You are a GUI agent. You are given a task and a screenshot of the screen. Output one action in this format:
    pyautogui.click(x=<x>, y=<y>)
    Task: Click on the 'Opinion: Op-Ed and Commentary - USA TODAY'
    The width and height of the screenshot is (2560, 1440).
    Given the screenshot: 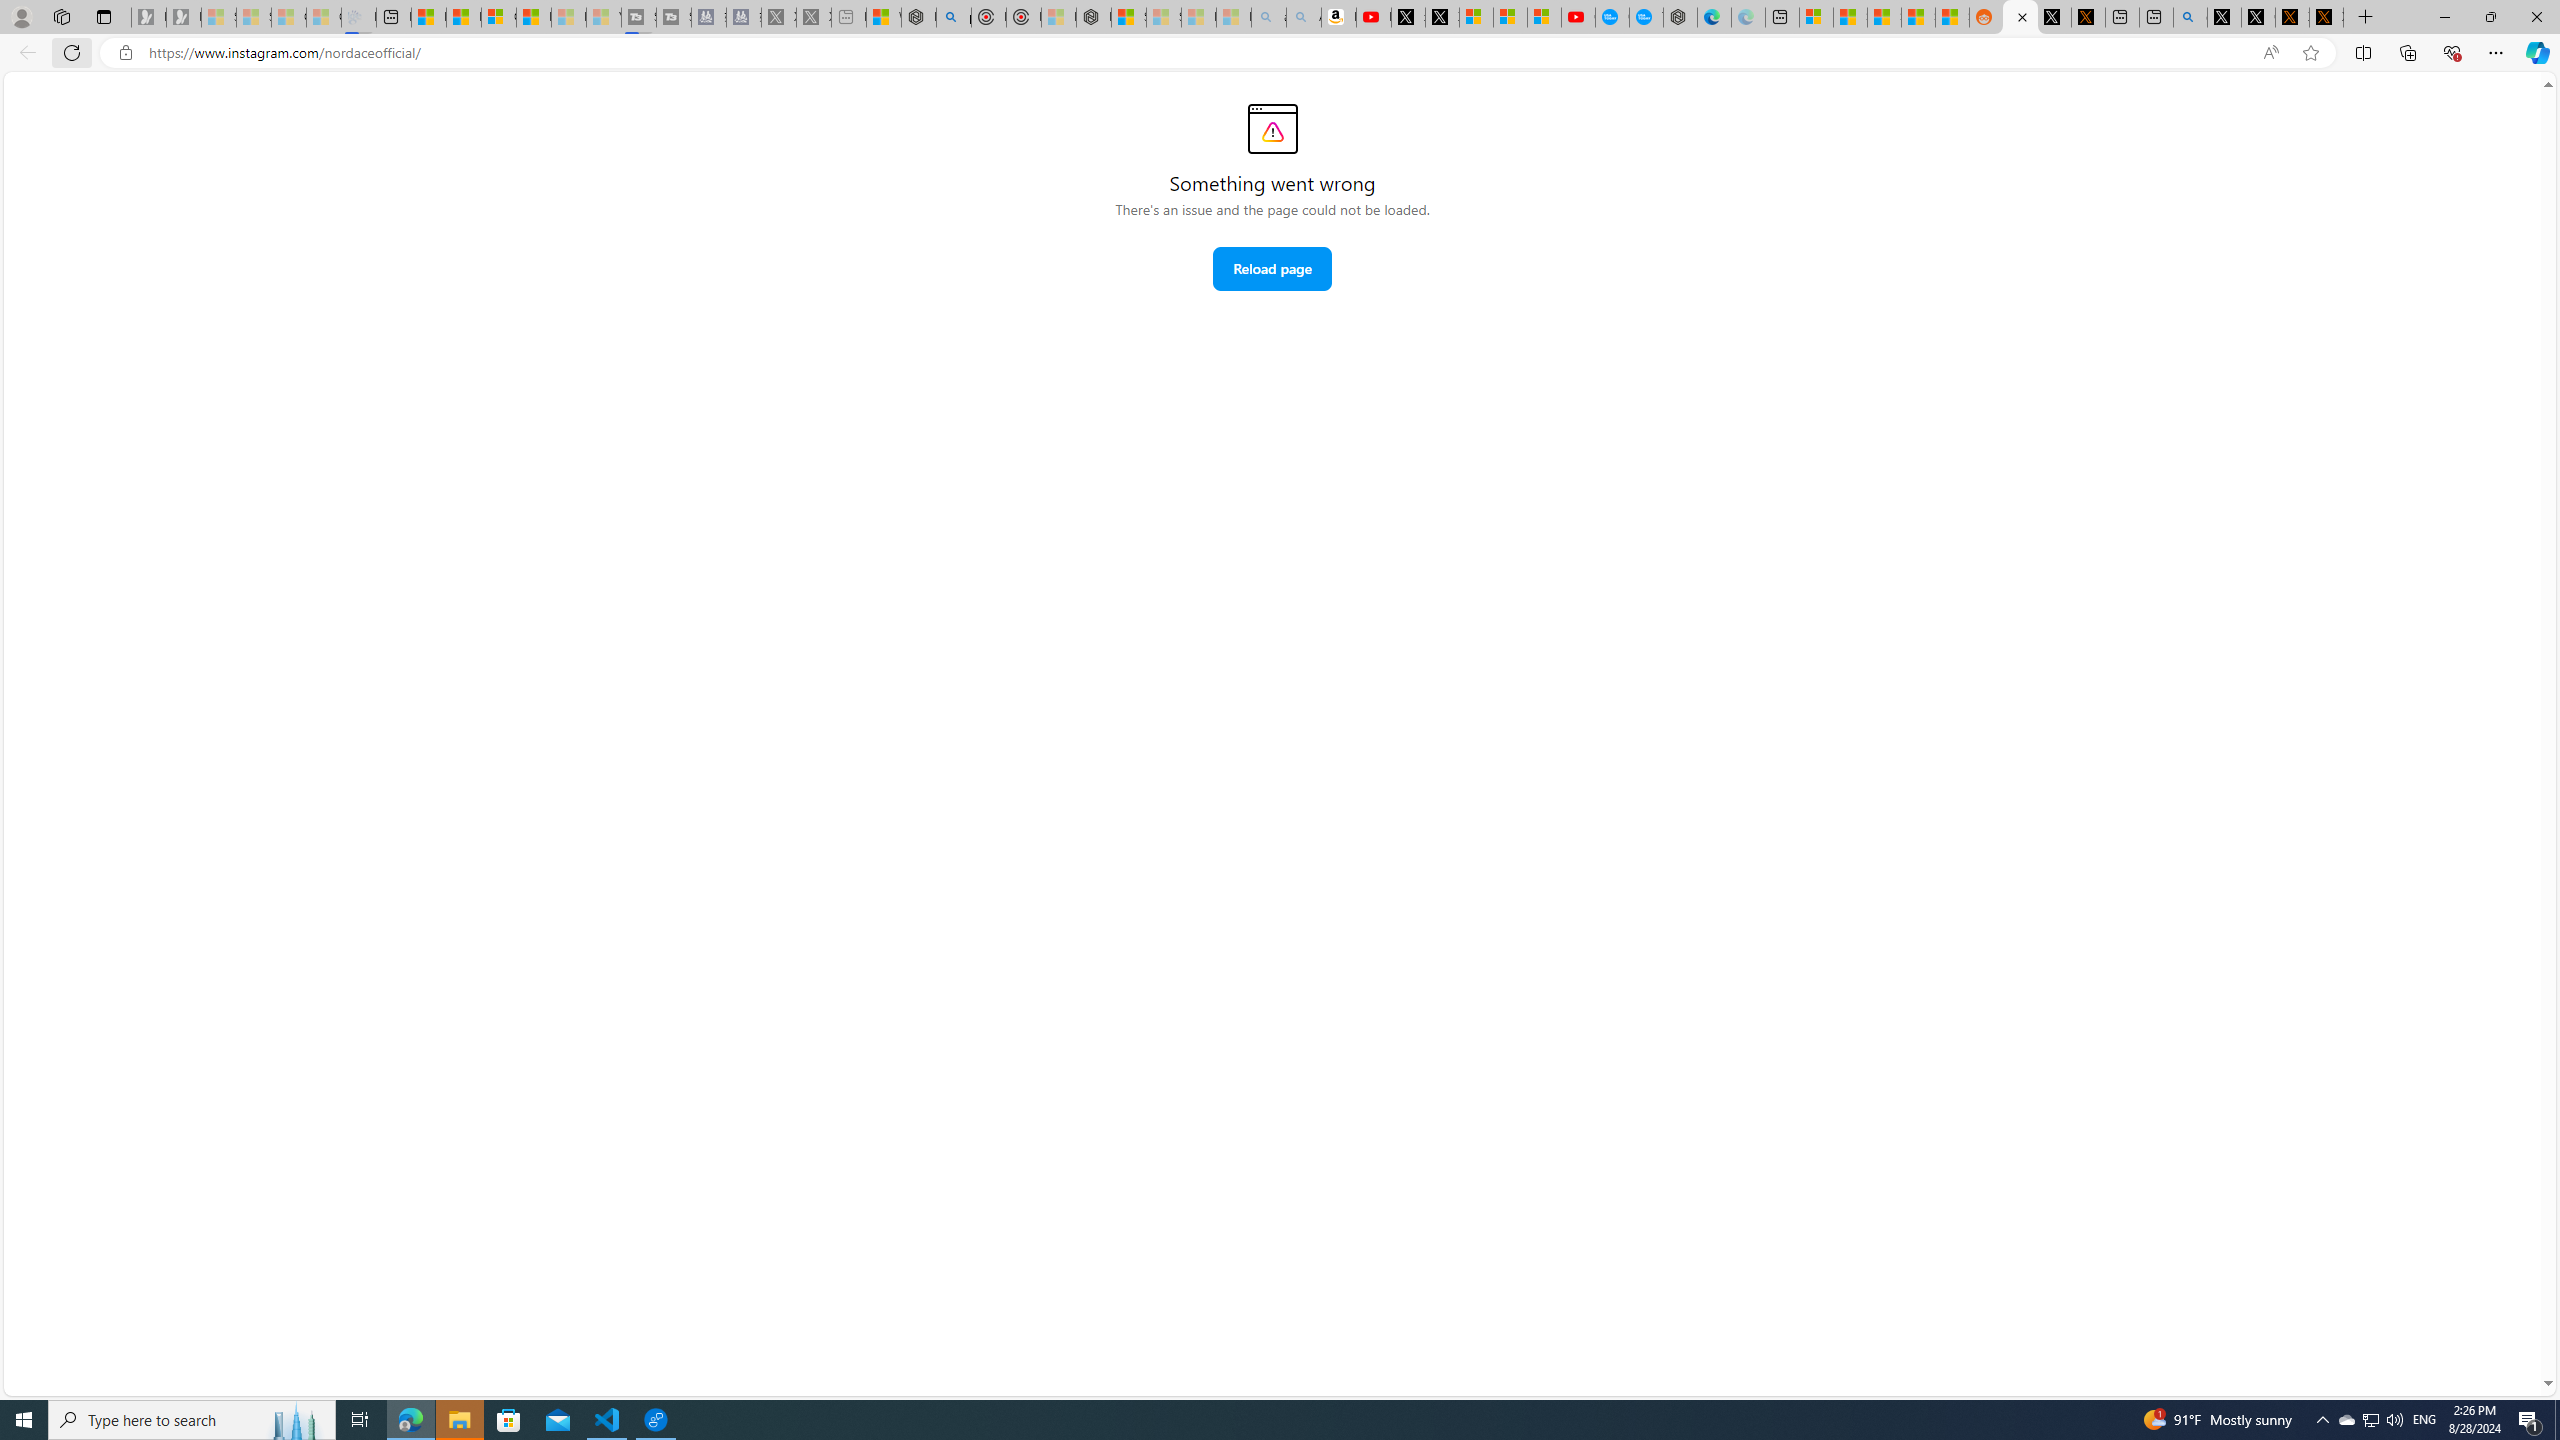 What is the action you would take?
    pyautogui.click(x=1611, y=16)
    